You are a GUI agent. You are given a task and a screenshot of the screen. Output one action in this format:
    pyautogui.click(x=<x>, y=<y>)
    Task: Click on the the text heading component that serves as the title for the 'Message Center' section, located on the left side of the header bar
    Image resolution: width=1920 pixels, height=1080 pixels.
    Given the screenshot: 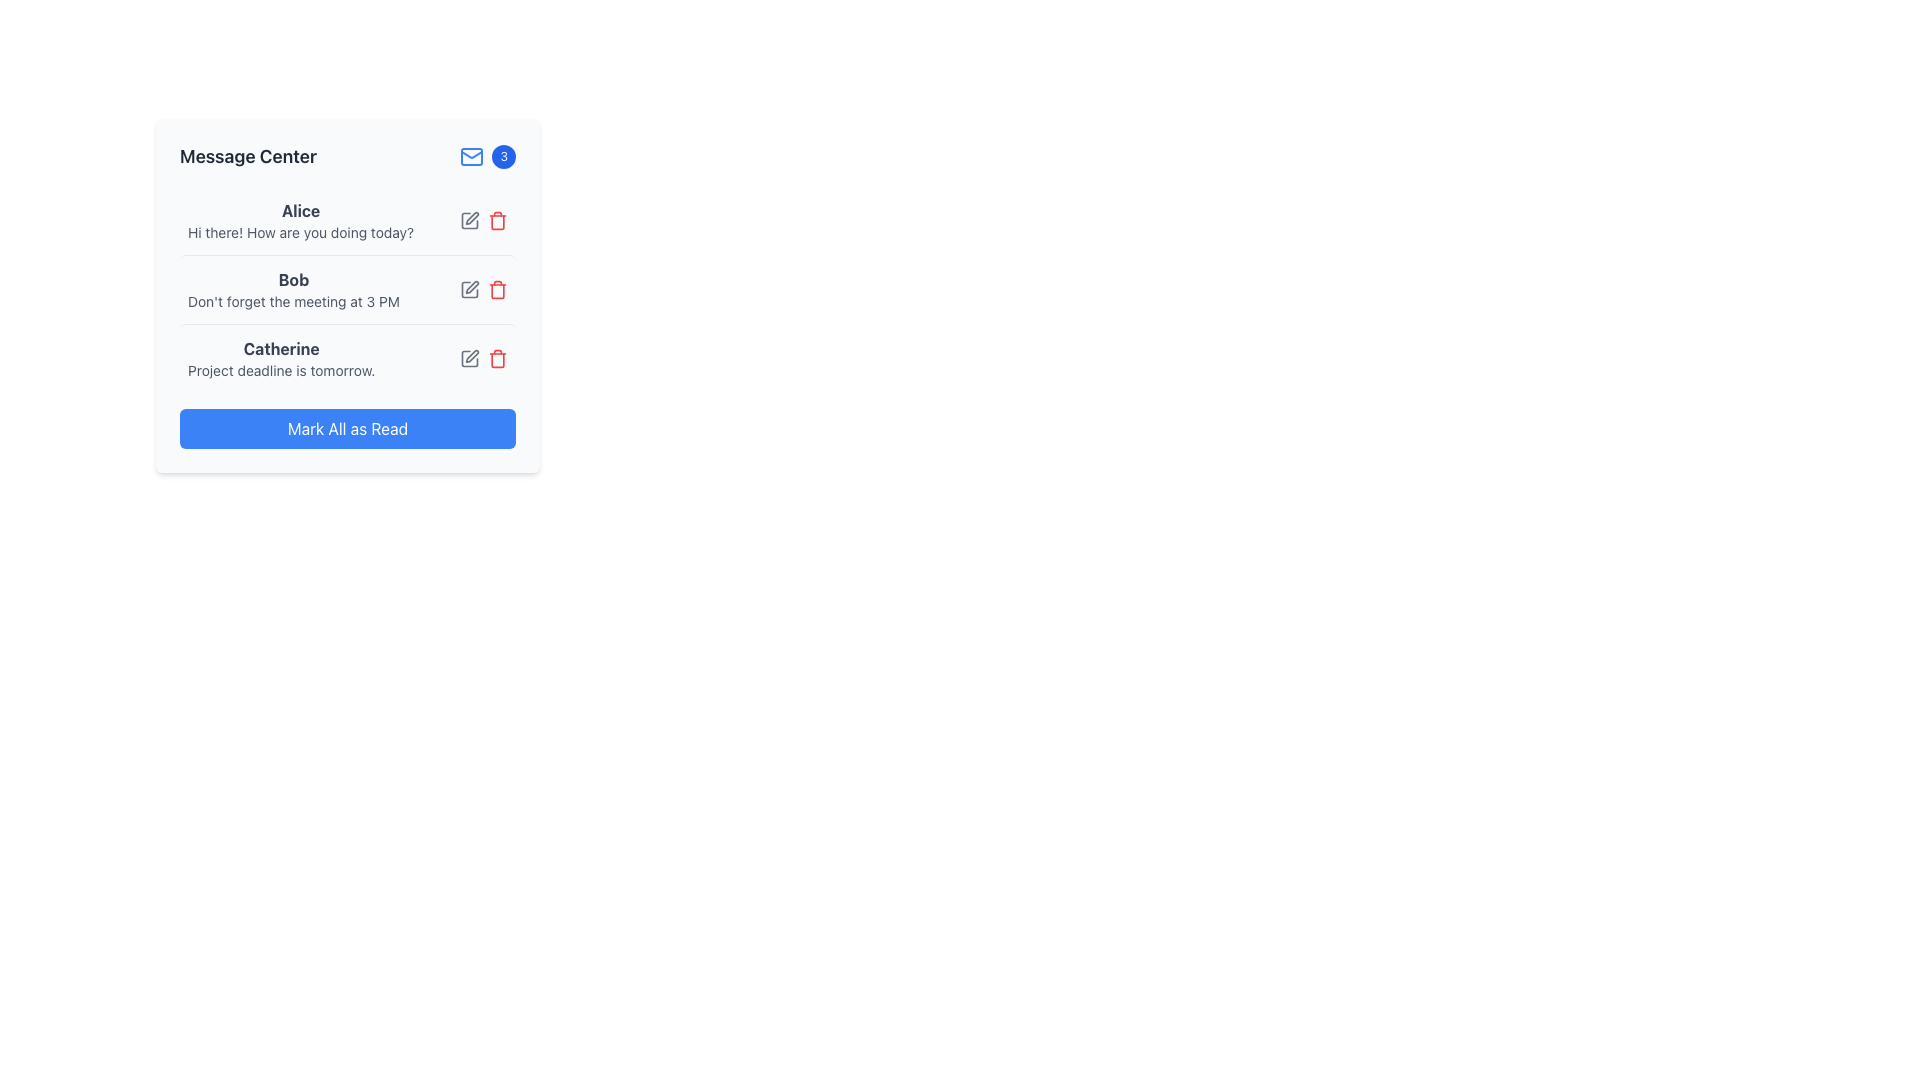 What is the action you would take?
    pyautogui.click(x=247, y=156)
    